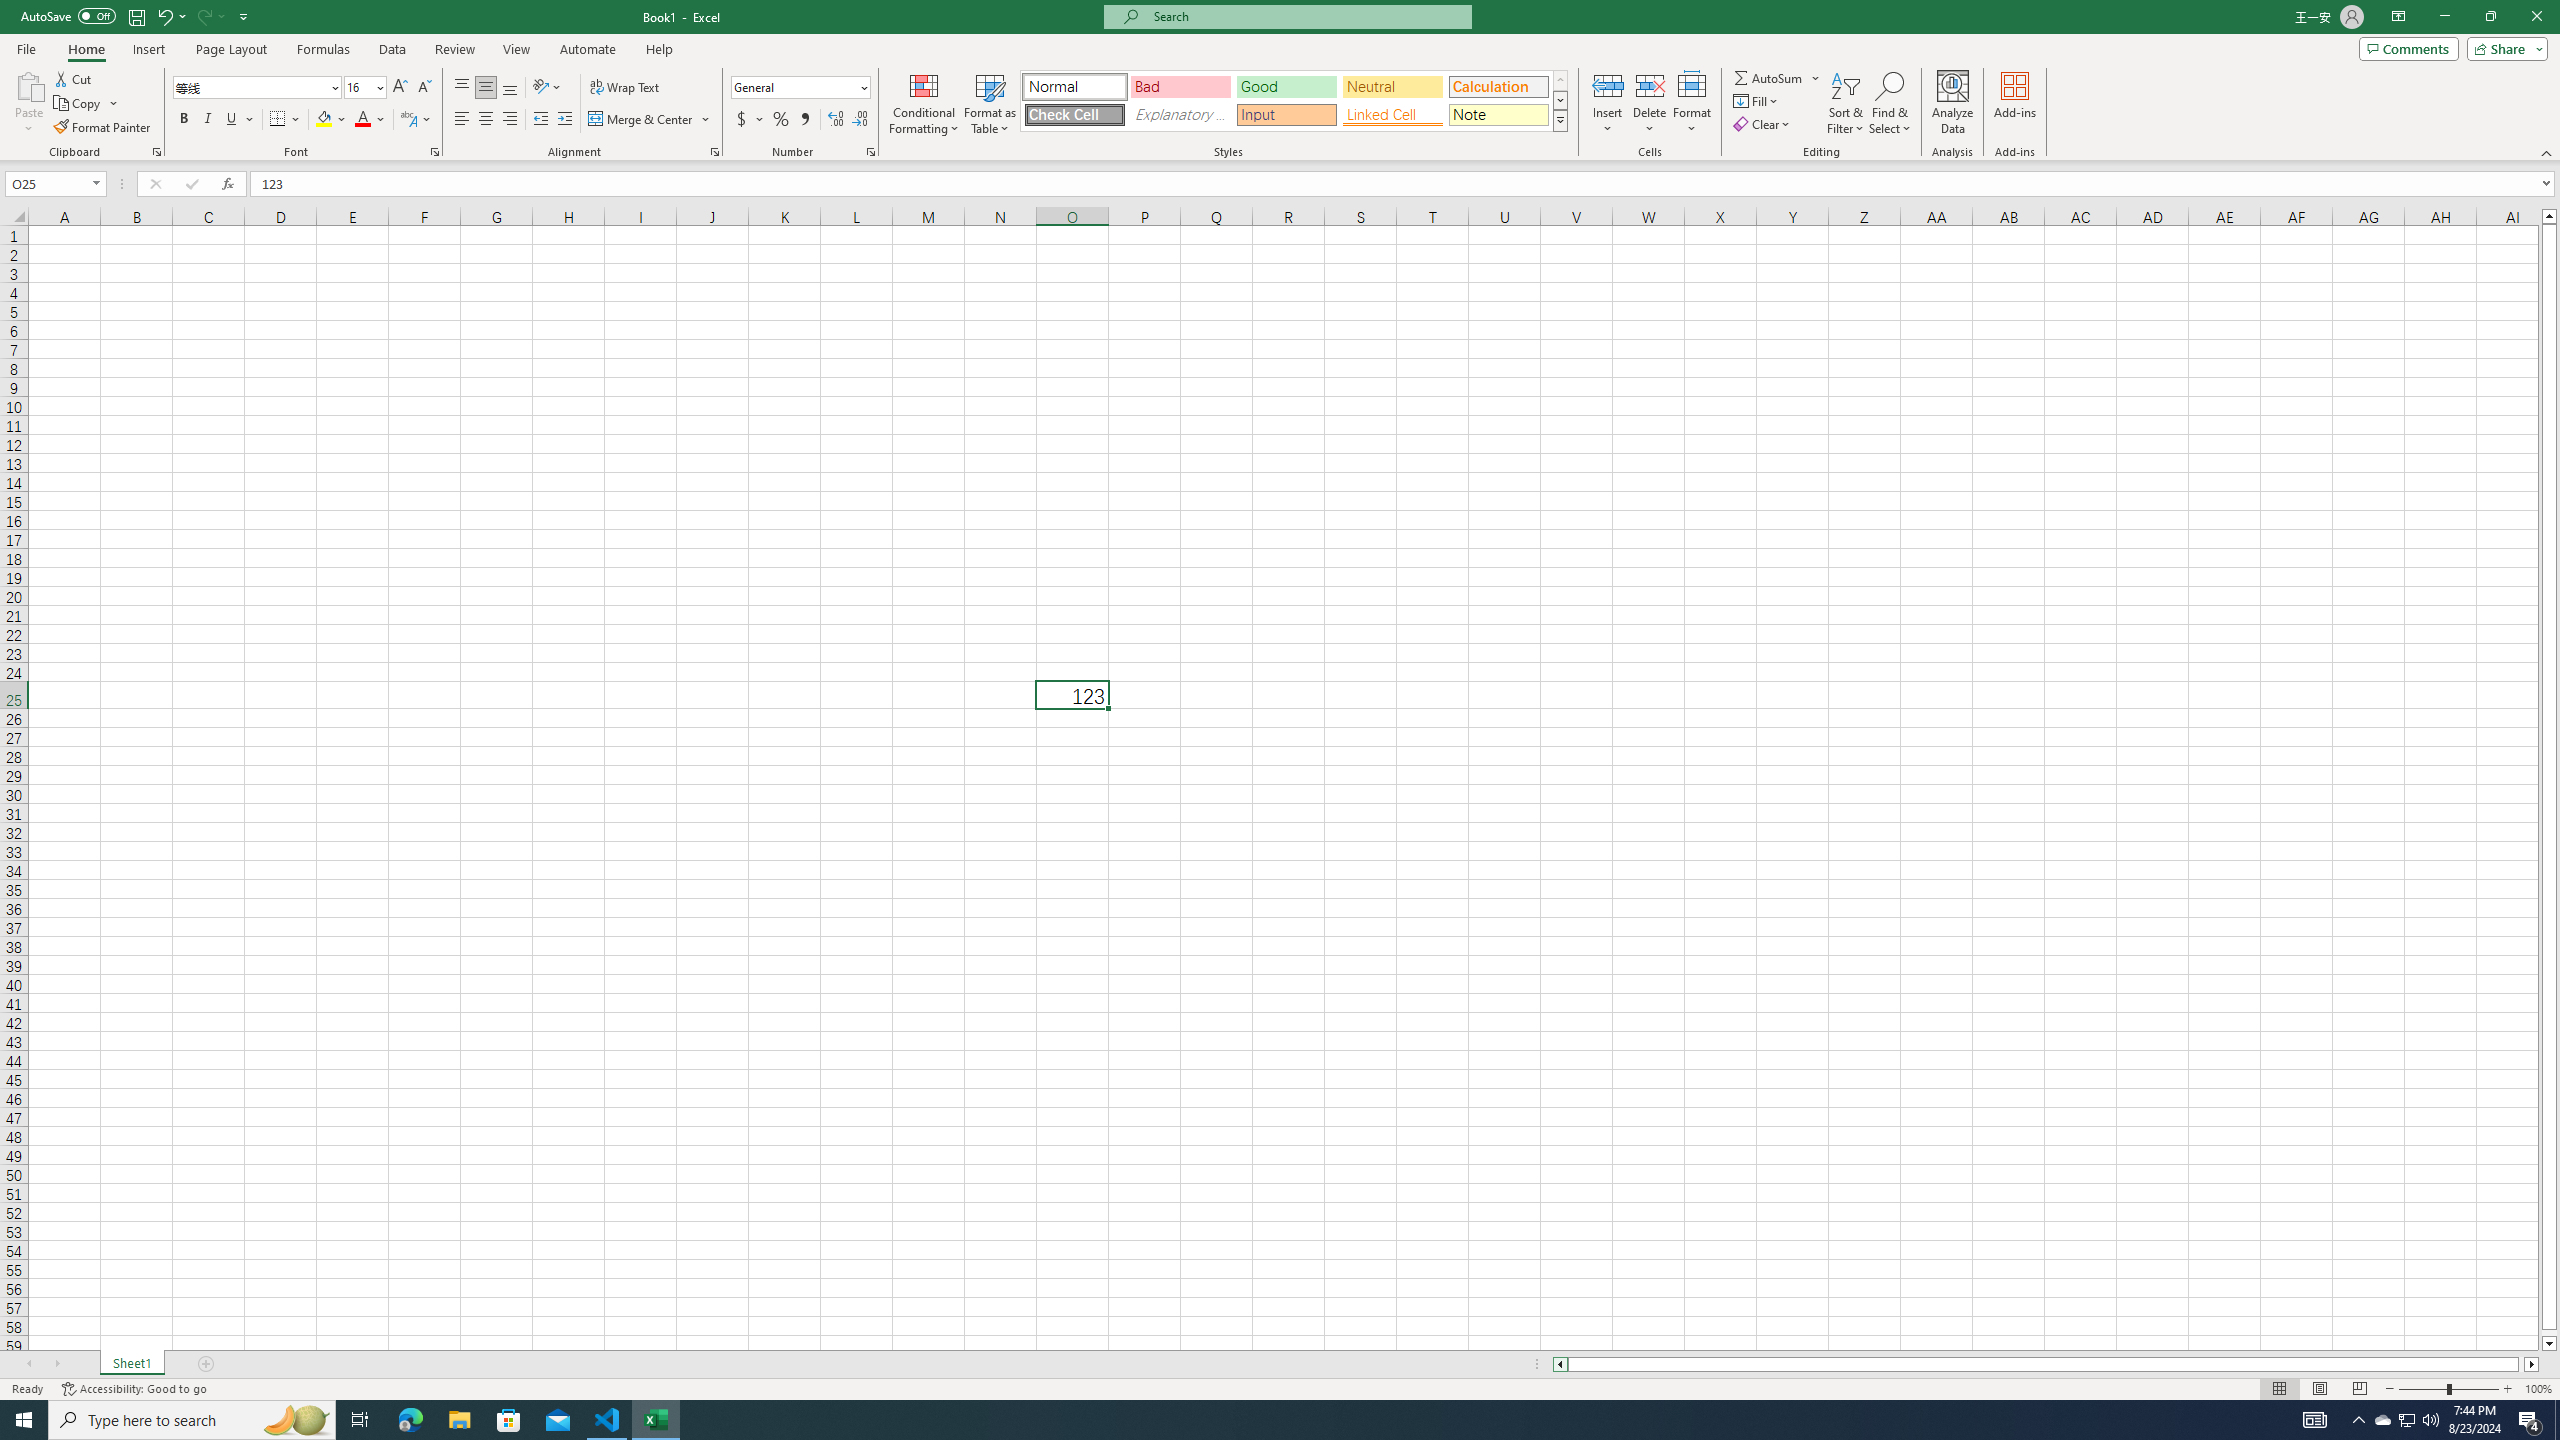 The width and height of the screenshot is (2560, 1440). What do you see at coordinates (2535, 16) in the screenshot?
I see `'Close'` at bounding box center [2535, 16].